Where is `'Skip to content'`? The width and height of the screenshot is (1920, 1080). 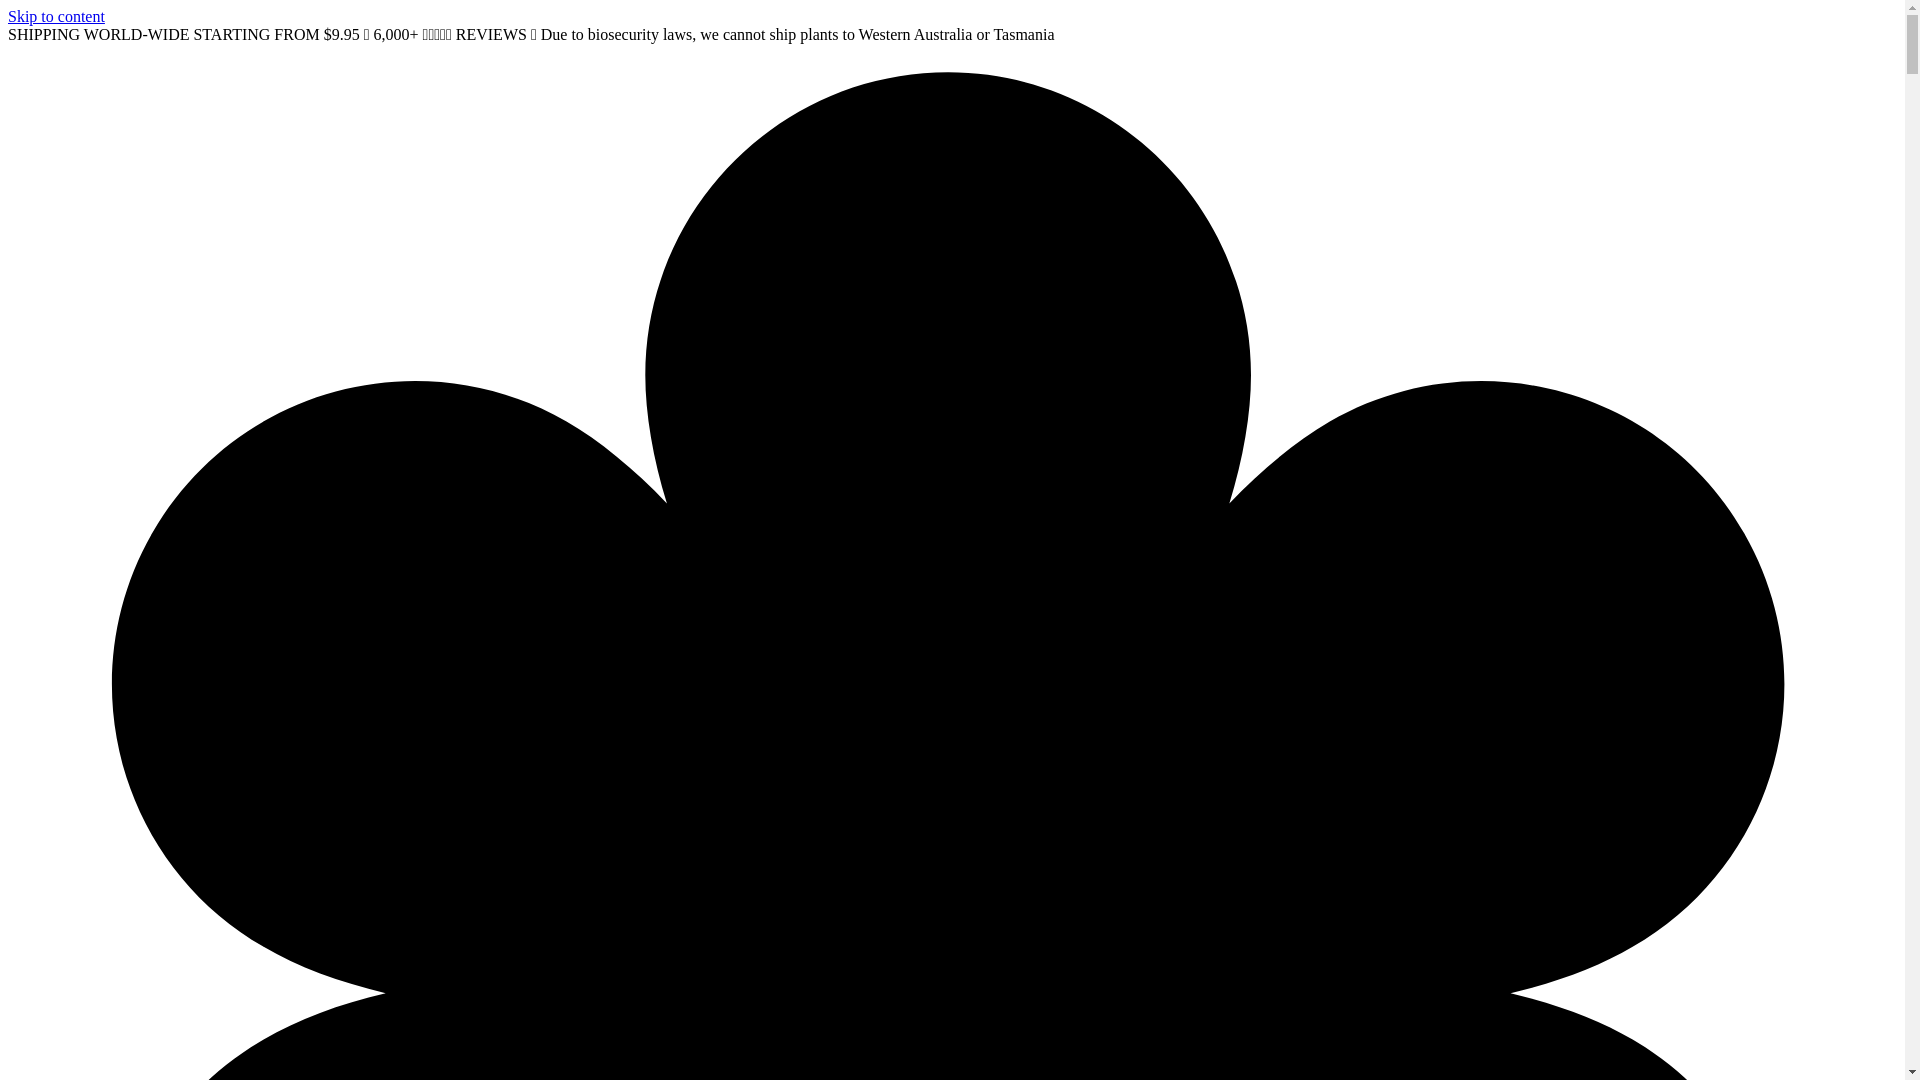
'Skip to content' is located at coordinates (56, 16).